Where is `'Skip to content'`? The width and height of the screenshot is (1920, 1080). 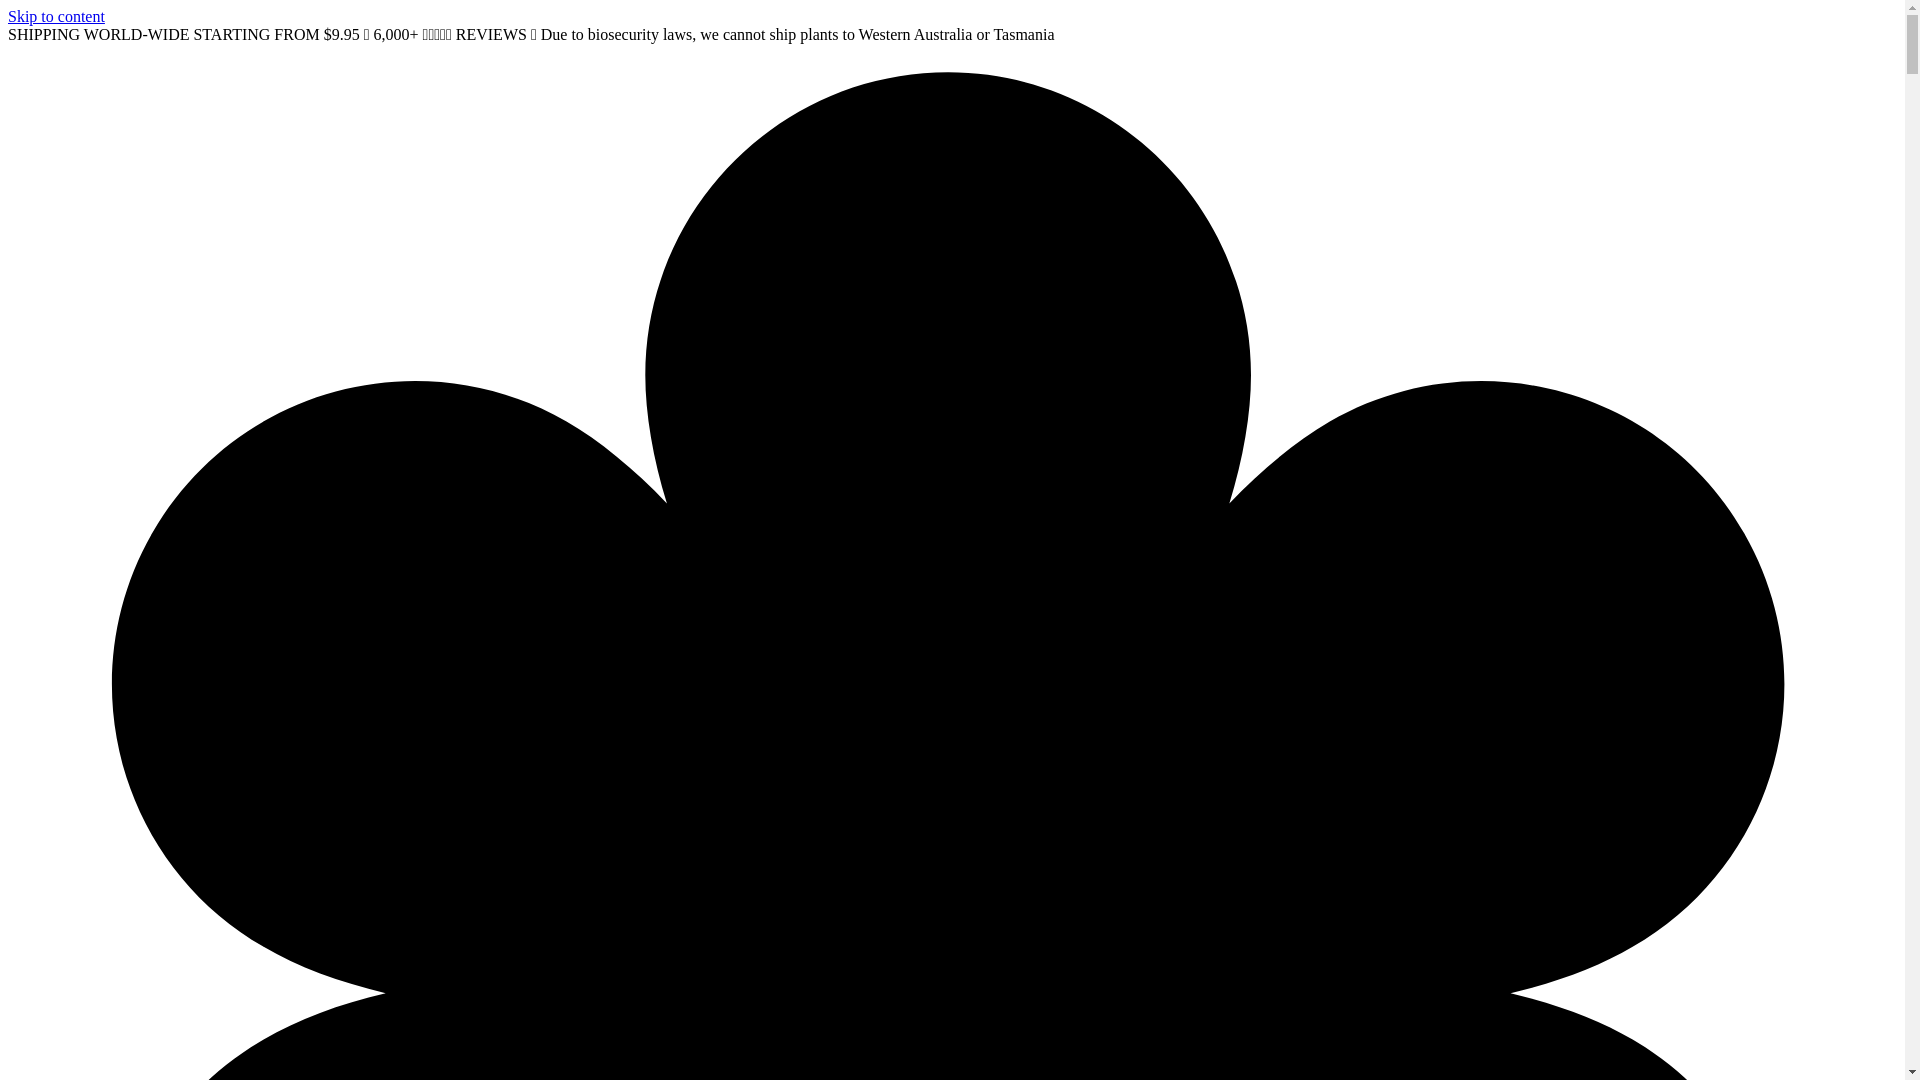
'Skip to content' is located at coordinates (56, 16).